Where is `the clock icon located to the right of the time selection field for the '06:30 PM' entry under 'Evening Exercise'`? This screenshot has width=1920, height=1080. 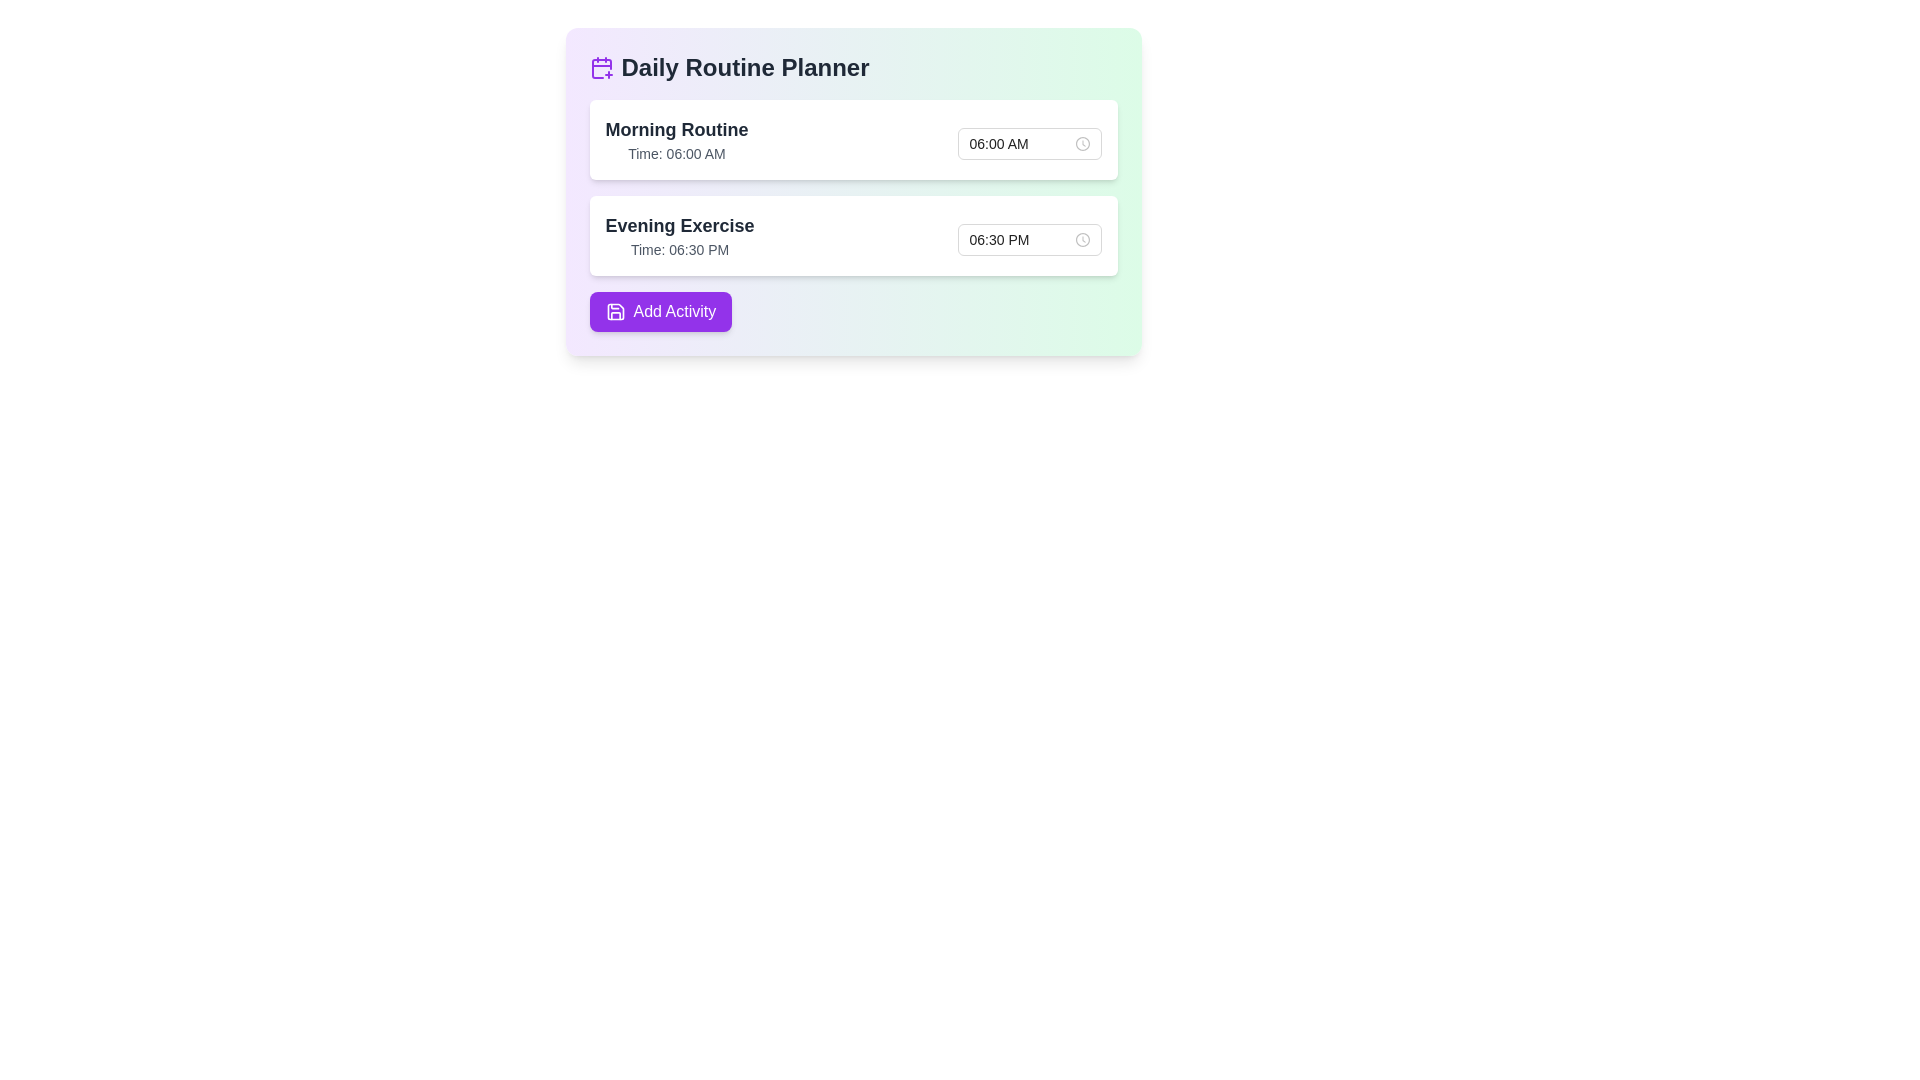 the clock icon located to the right of the time selection field for the '06:30 PM' entry under 'Evening Exercise' is located at coordinates (1081, 238).